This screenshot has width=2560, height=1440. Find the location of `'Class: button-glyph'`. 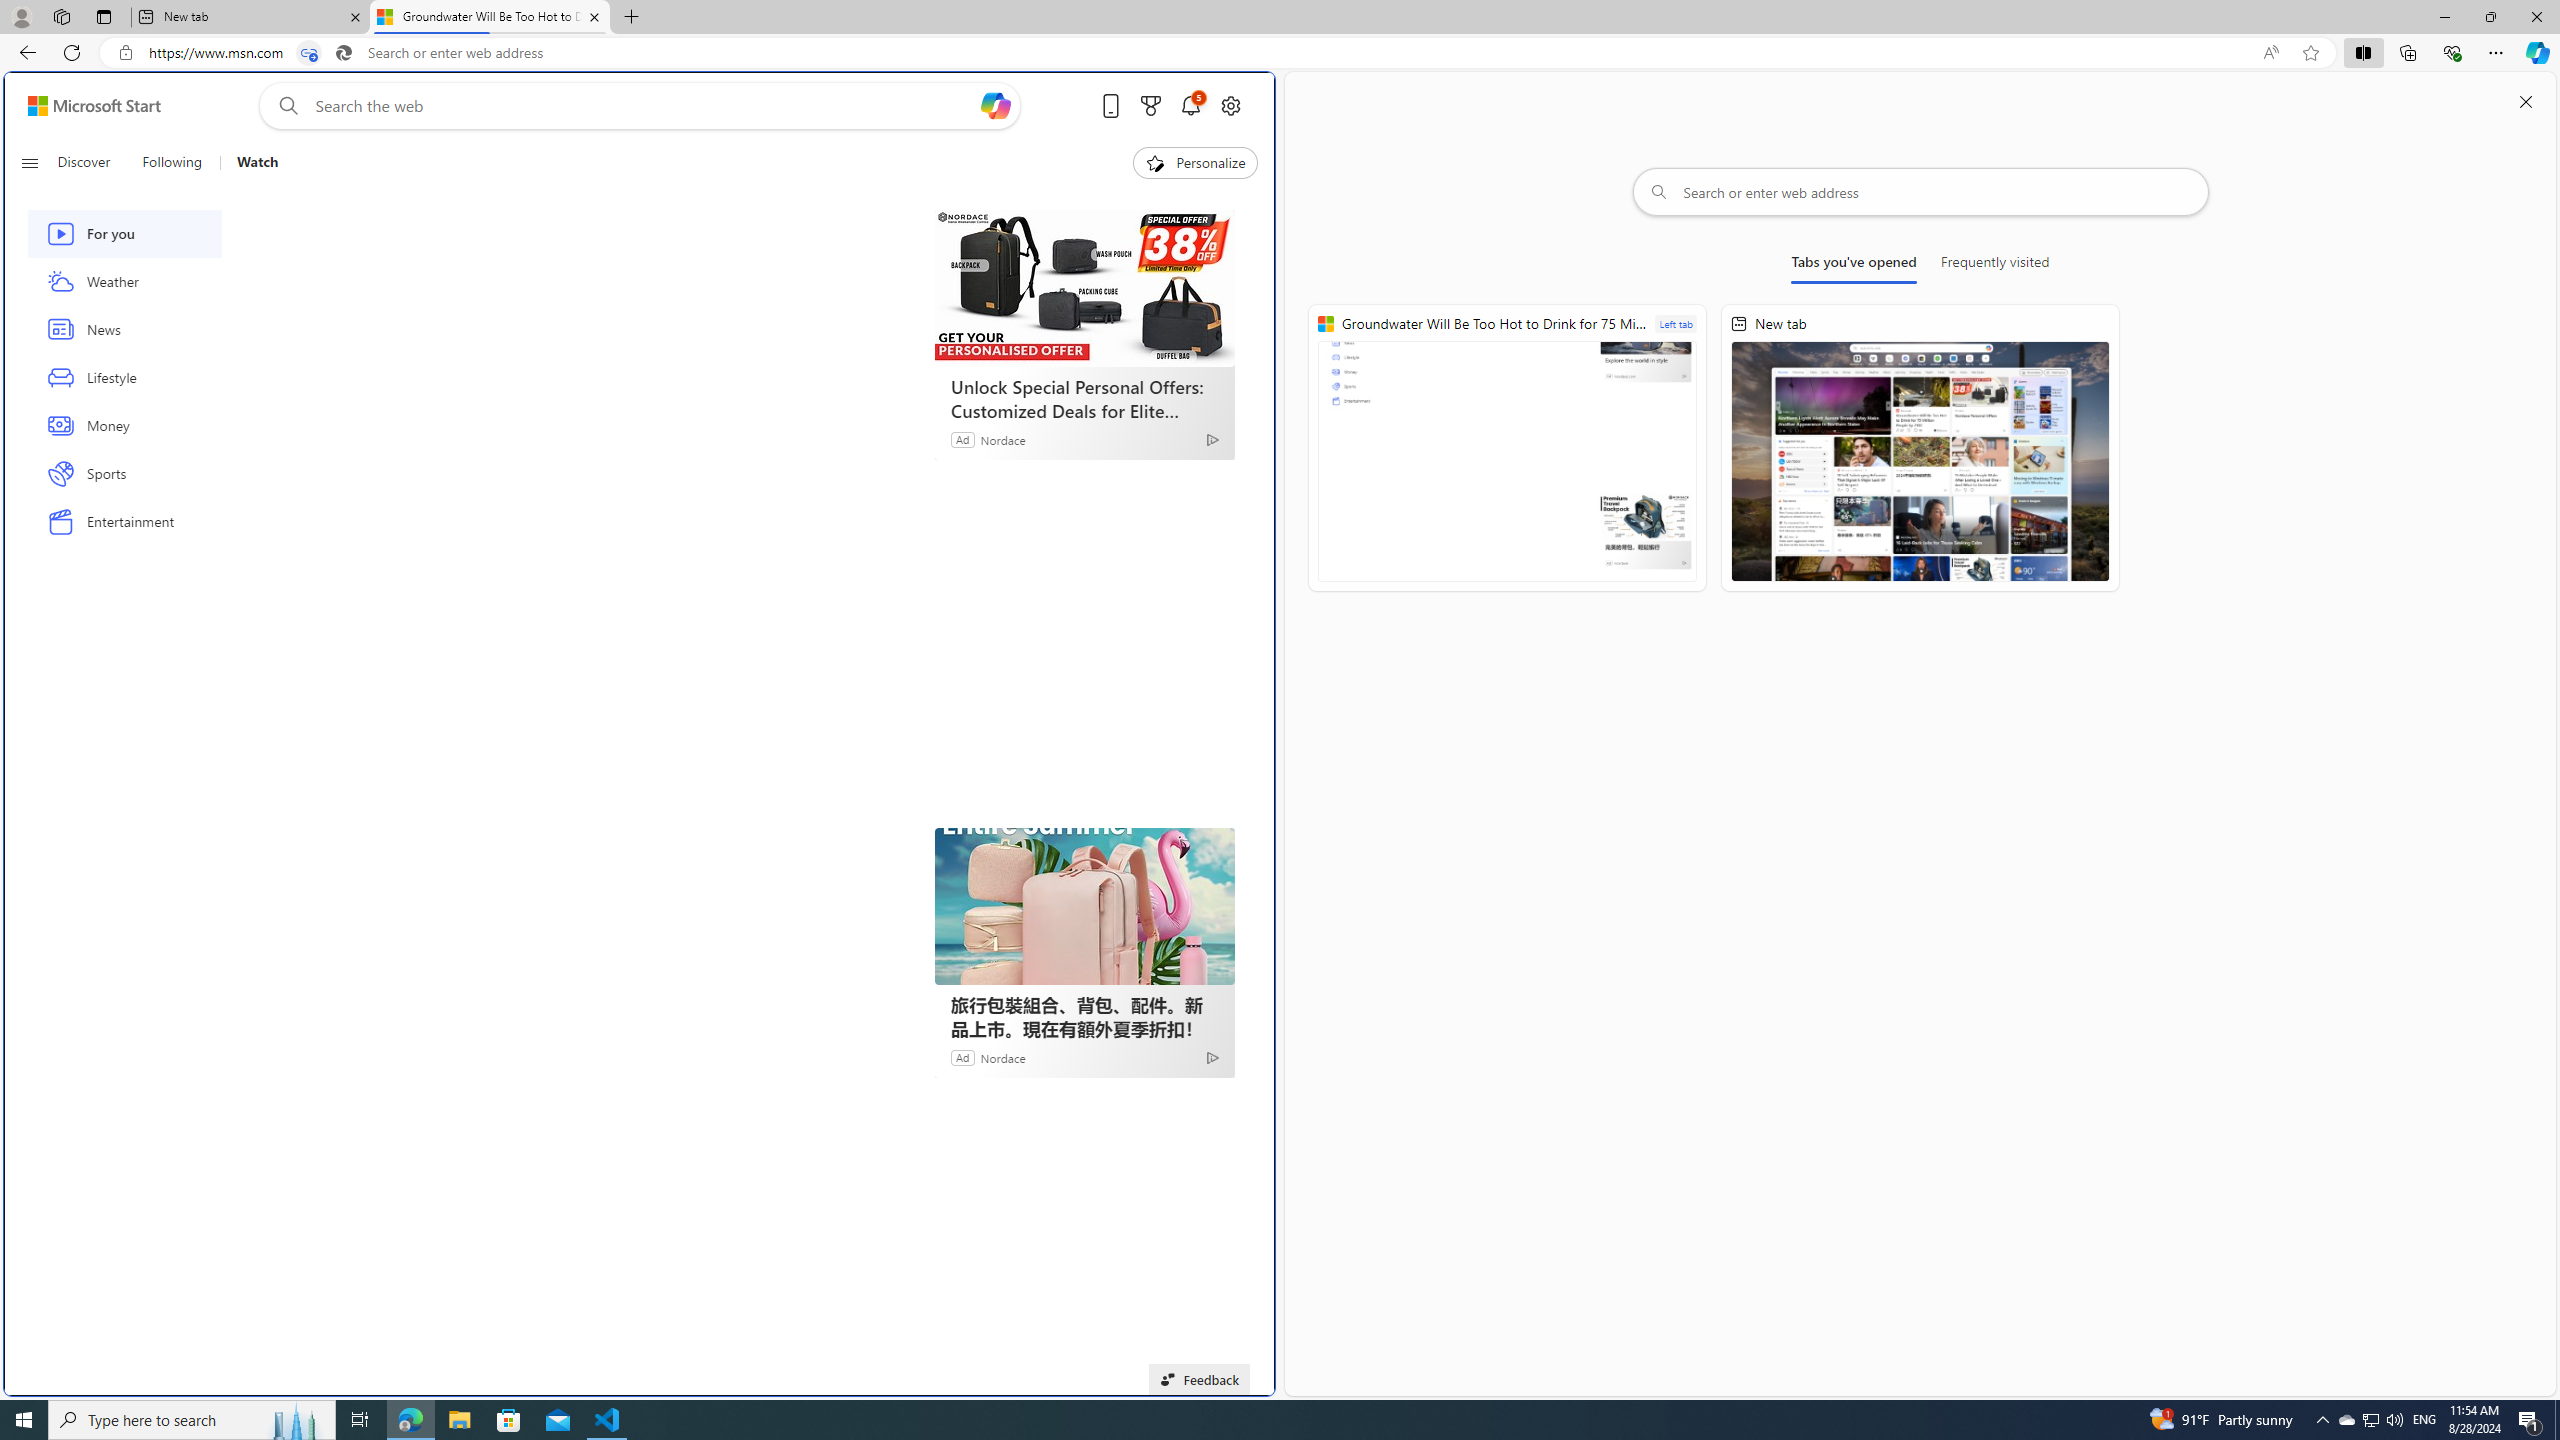

'Class: button-glyph' is located at coordinates (28, 162).